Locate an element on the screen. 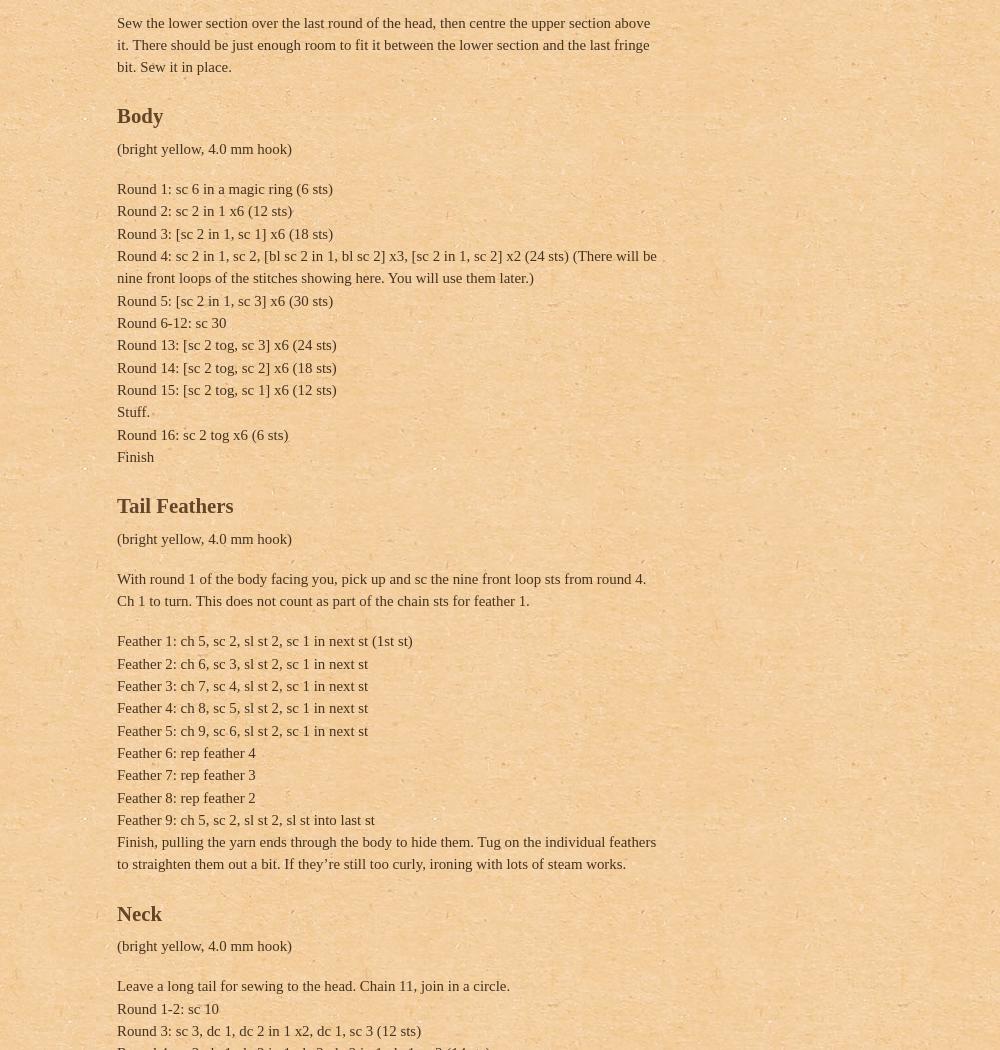 Image resolution: width=1000 pixels, height=1050 pixels. 'Feather 1: ch 5, sc 2, sl st 2, sc 1 in next st (1st st)' is located at coordinates (264, 640).